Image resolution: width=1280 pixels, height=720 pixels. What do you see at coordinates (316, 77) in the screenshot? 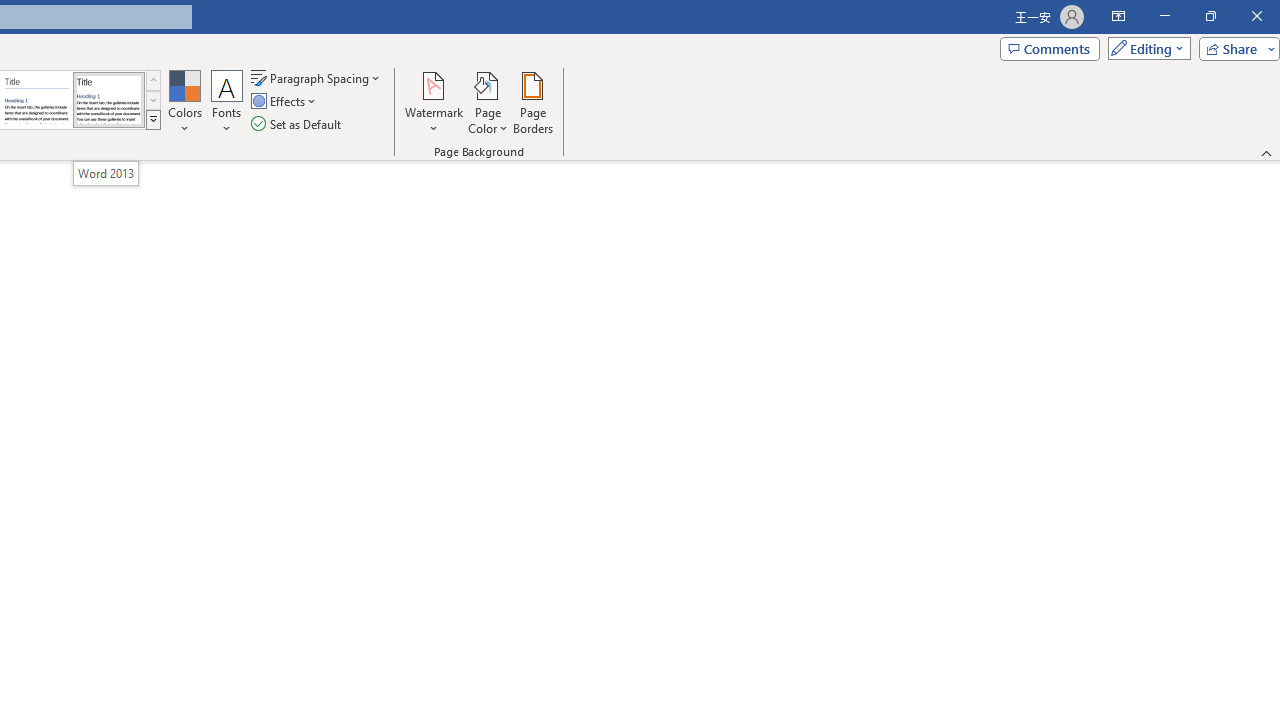
I see `'Paragraph Spacing'` at bounding box center [316, 77].